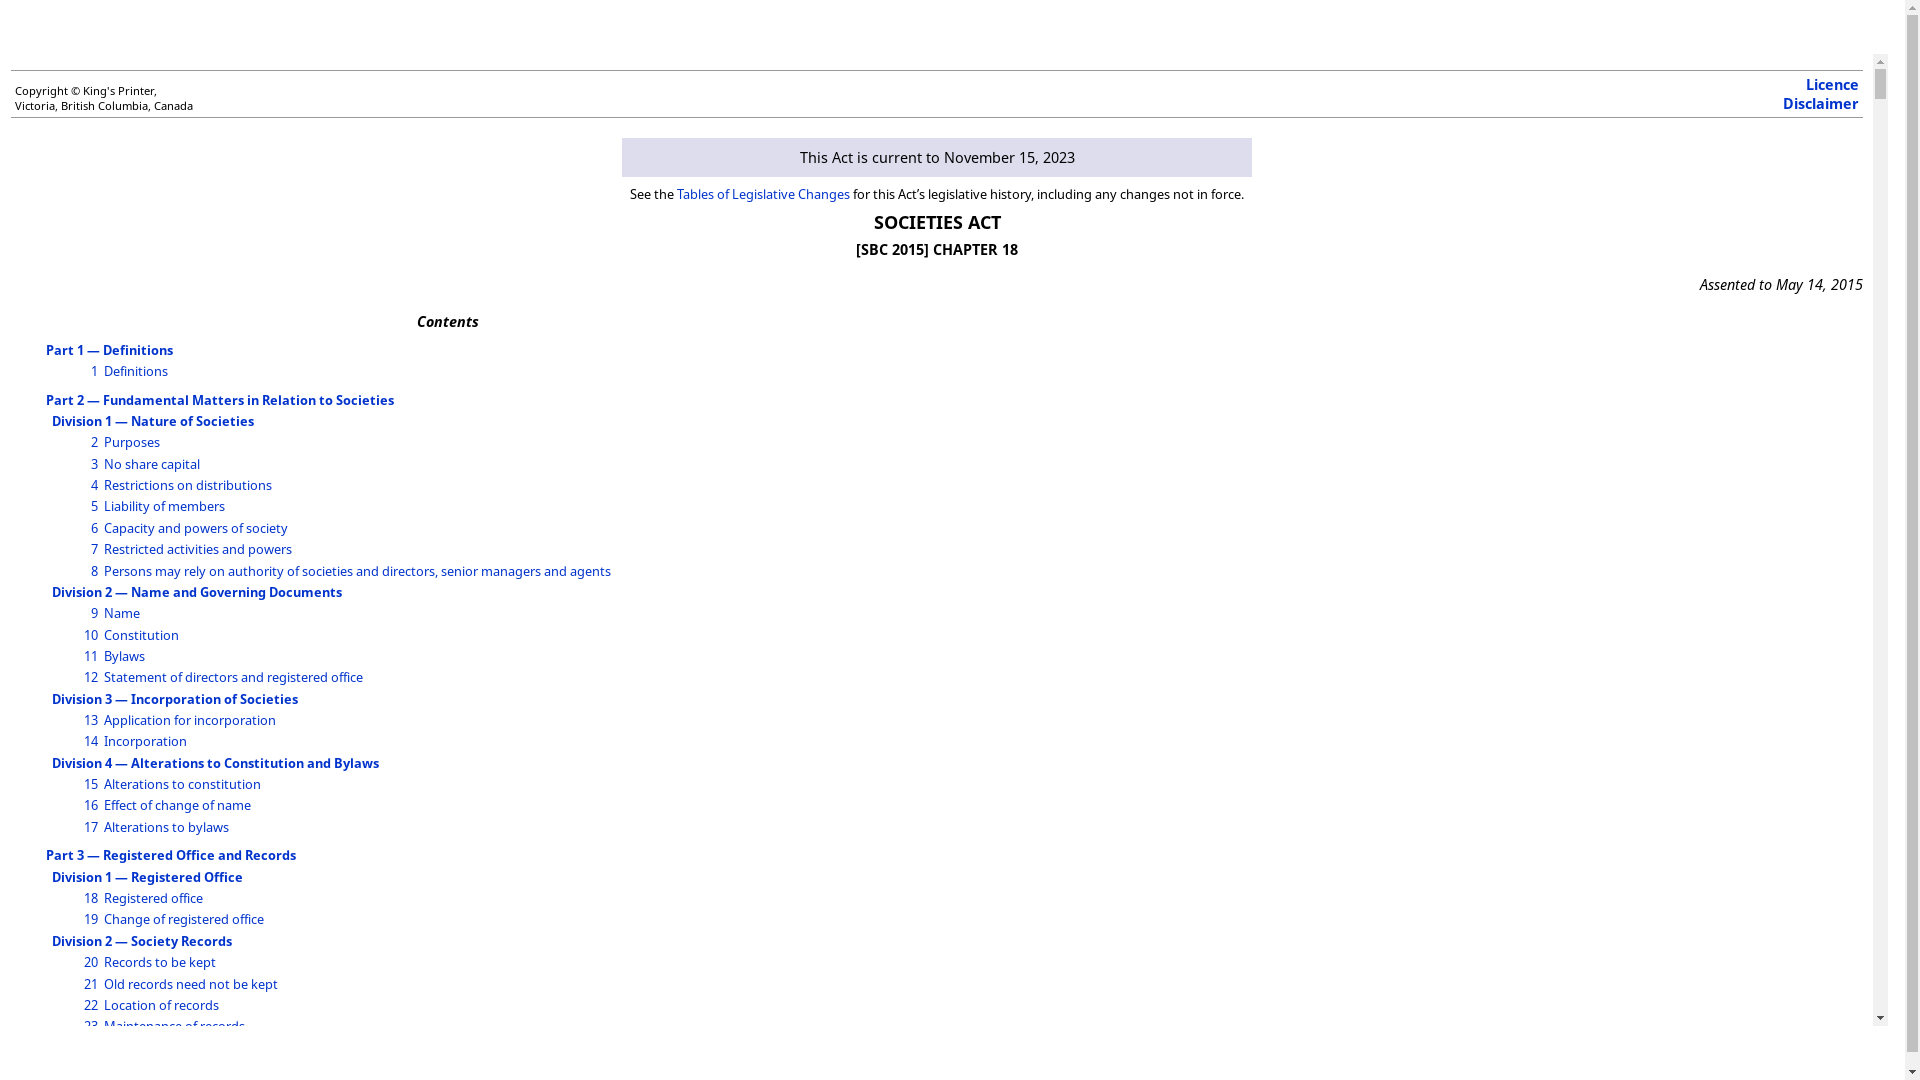 Image resolution: width=1920 pixels, height=1080 pixels. What do you see at coordinates (90, 720) in the screenshot?
I see `'13'` at bounding box center [90, 720].